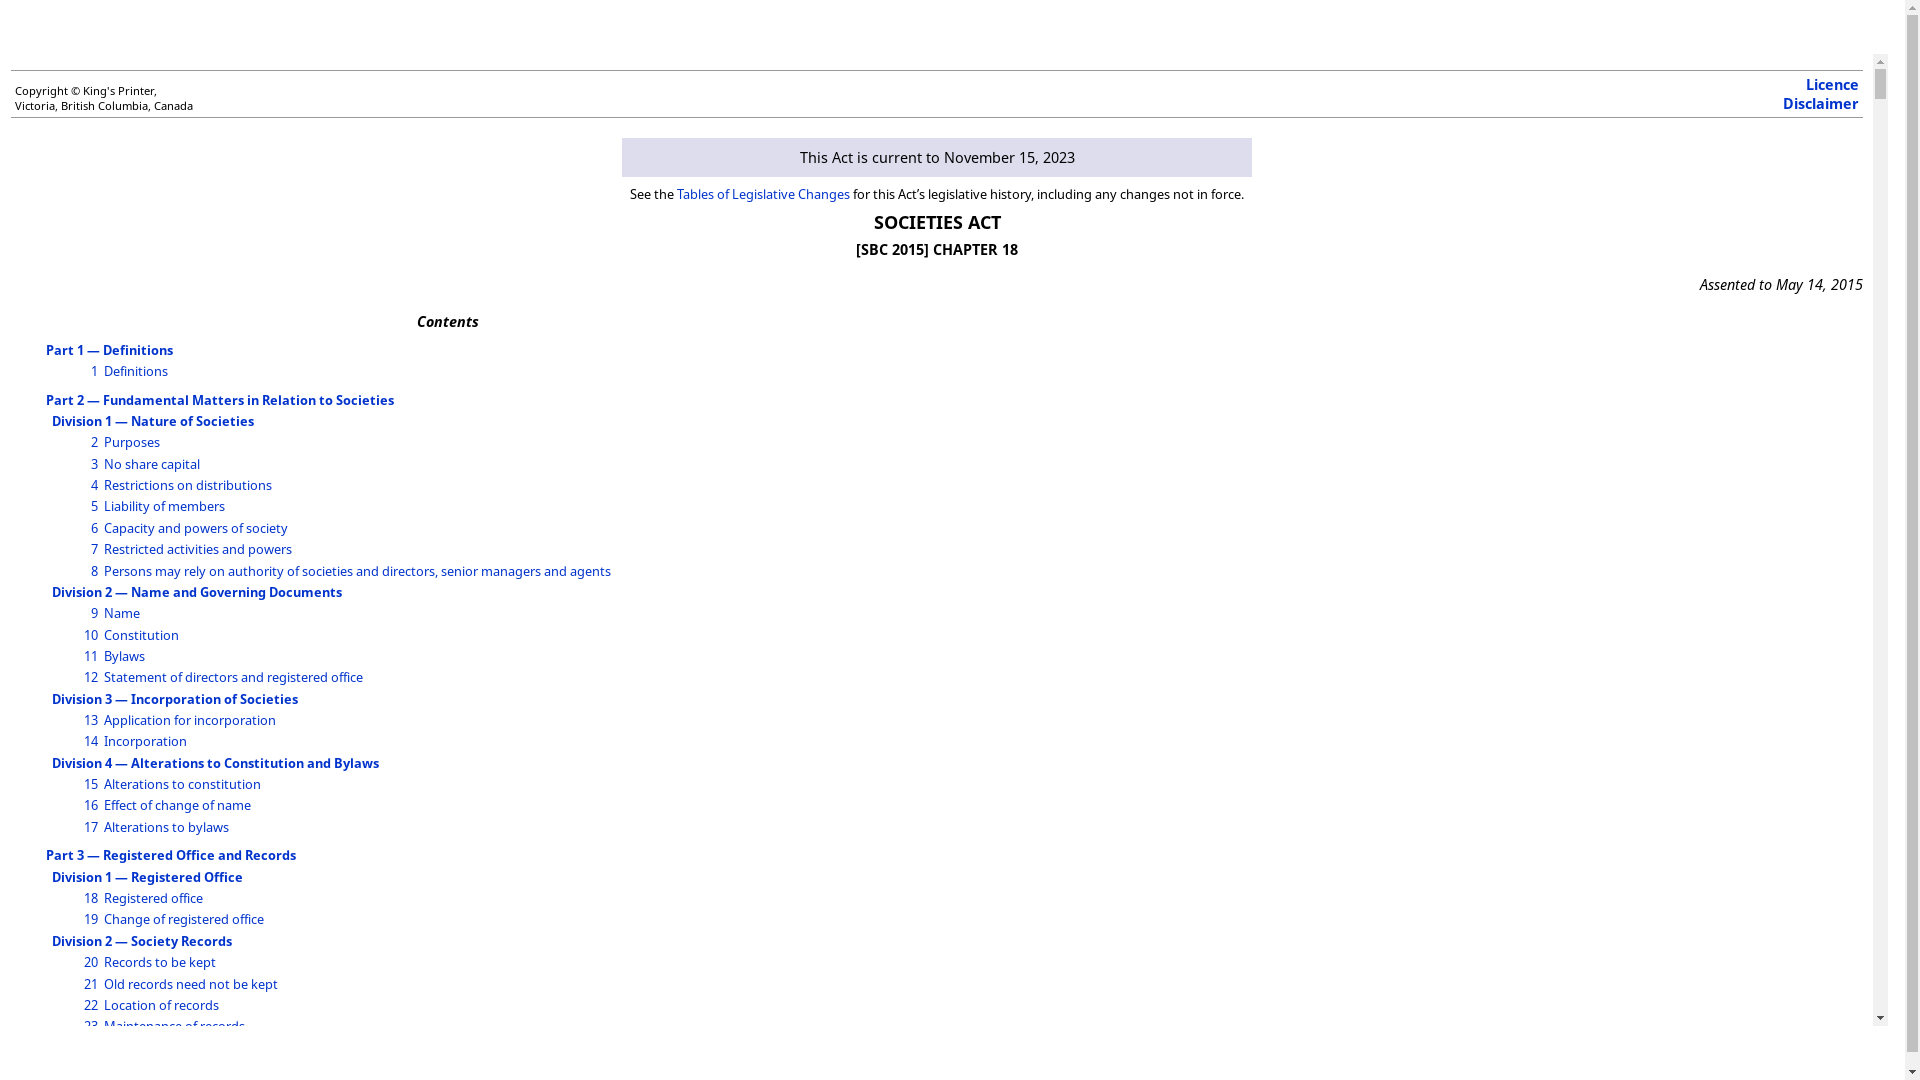 Image resolution: width=1920 pixels, height=1080 pixels. What do you see at coordinates (90, 720) in the screenshot?
I see `'13'` at bounding box center [90, 720].